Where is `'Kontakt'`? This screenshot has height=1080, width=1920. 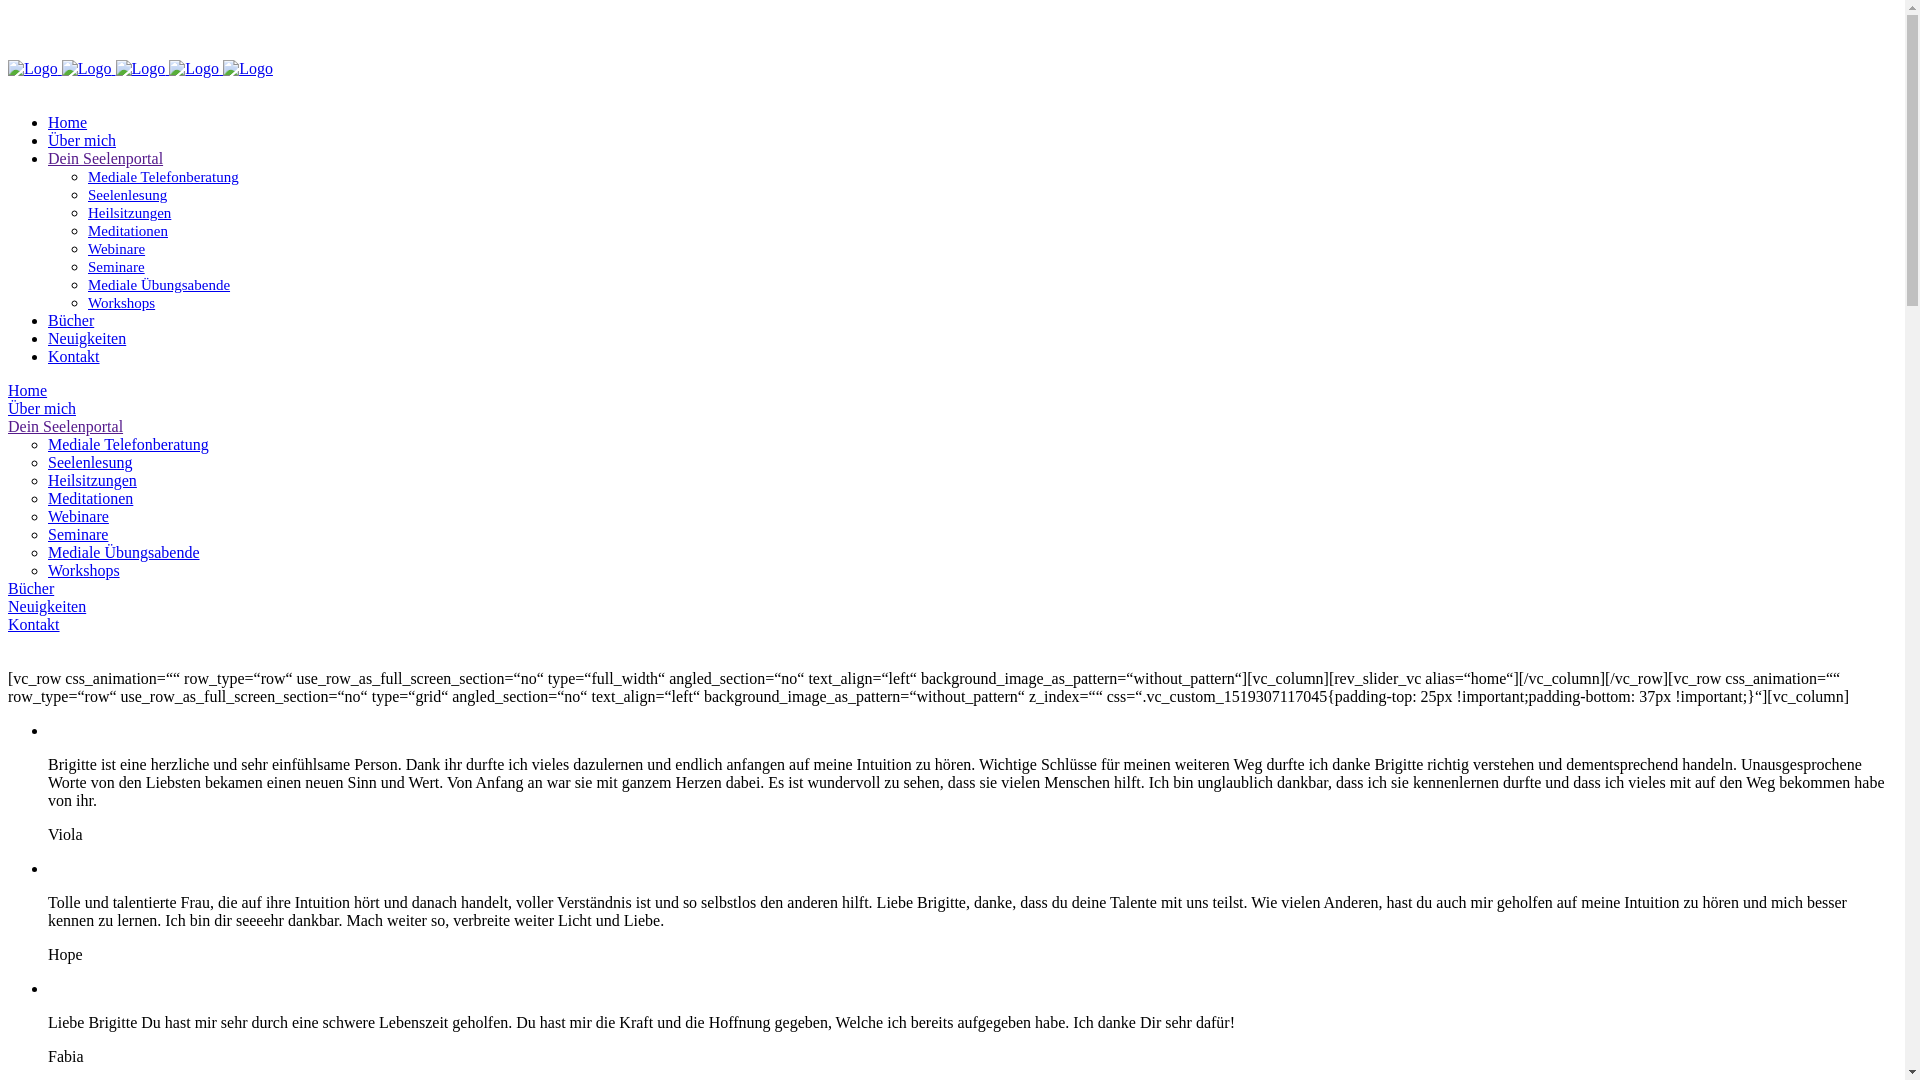 'Kontakt' is located at coordinates (8, 623).